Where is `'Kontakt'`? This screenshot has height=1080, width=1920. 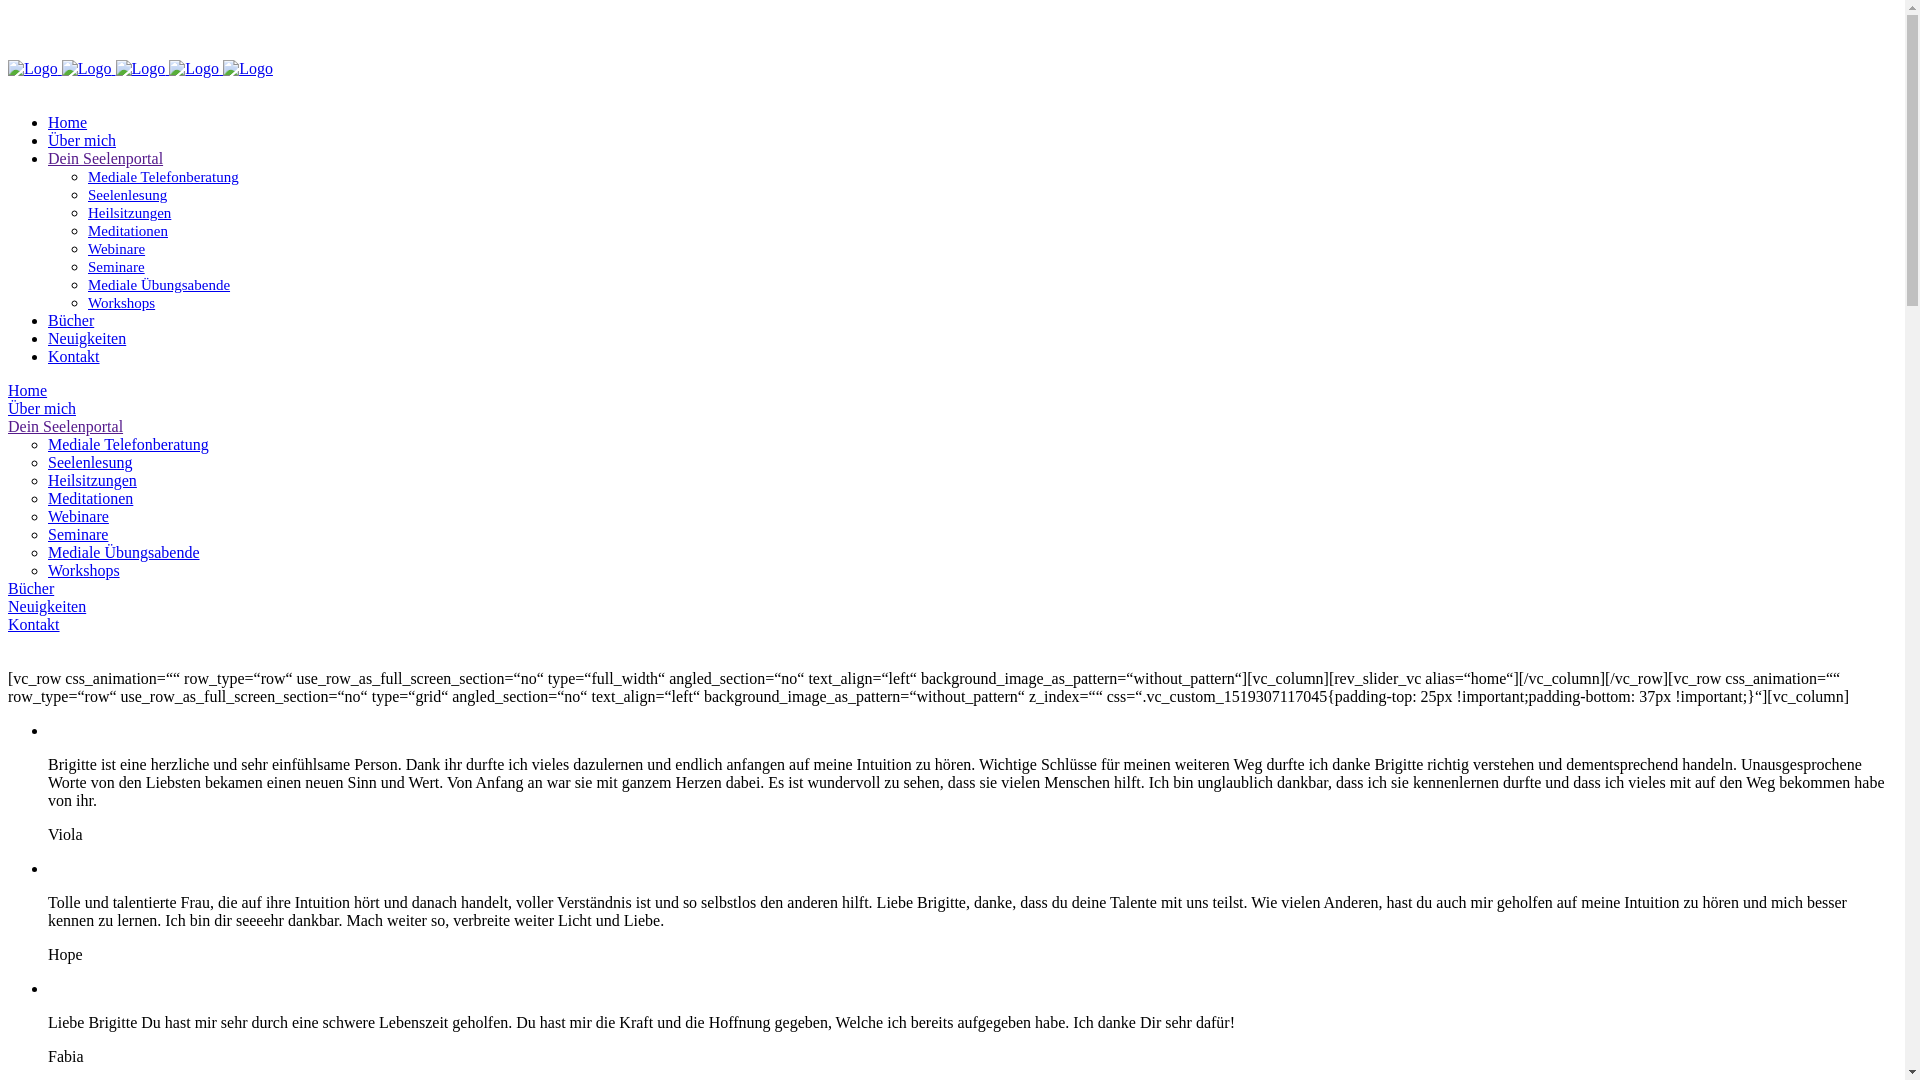 'Kontakt' is located at coordinates (8, 623).